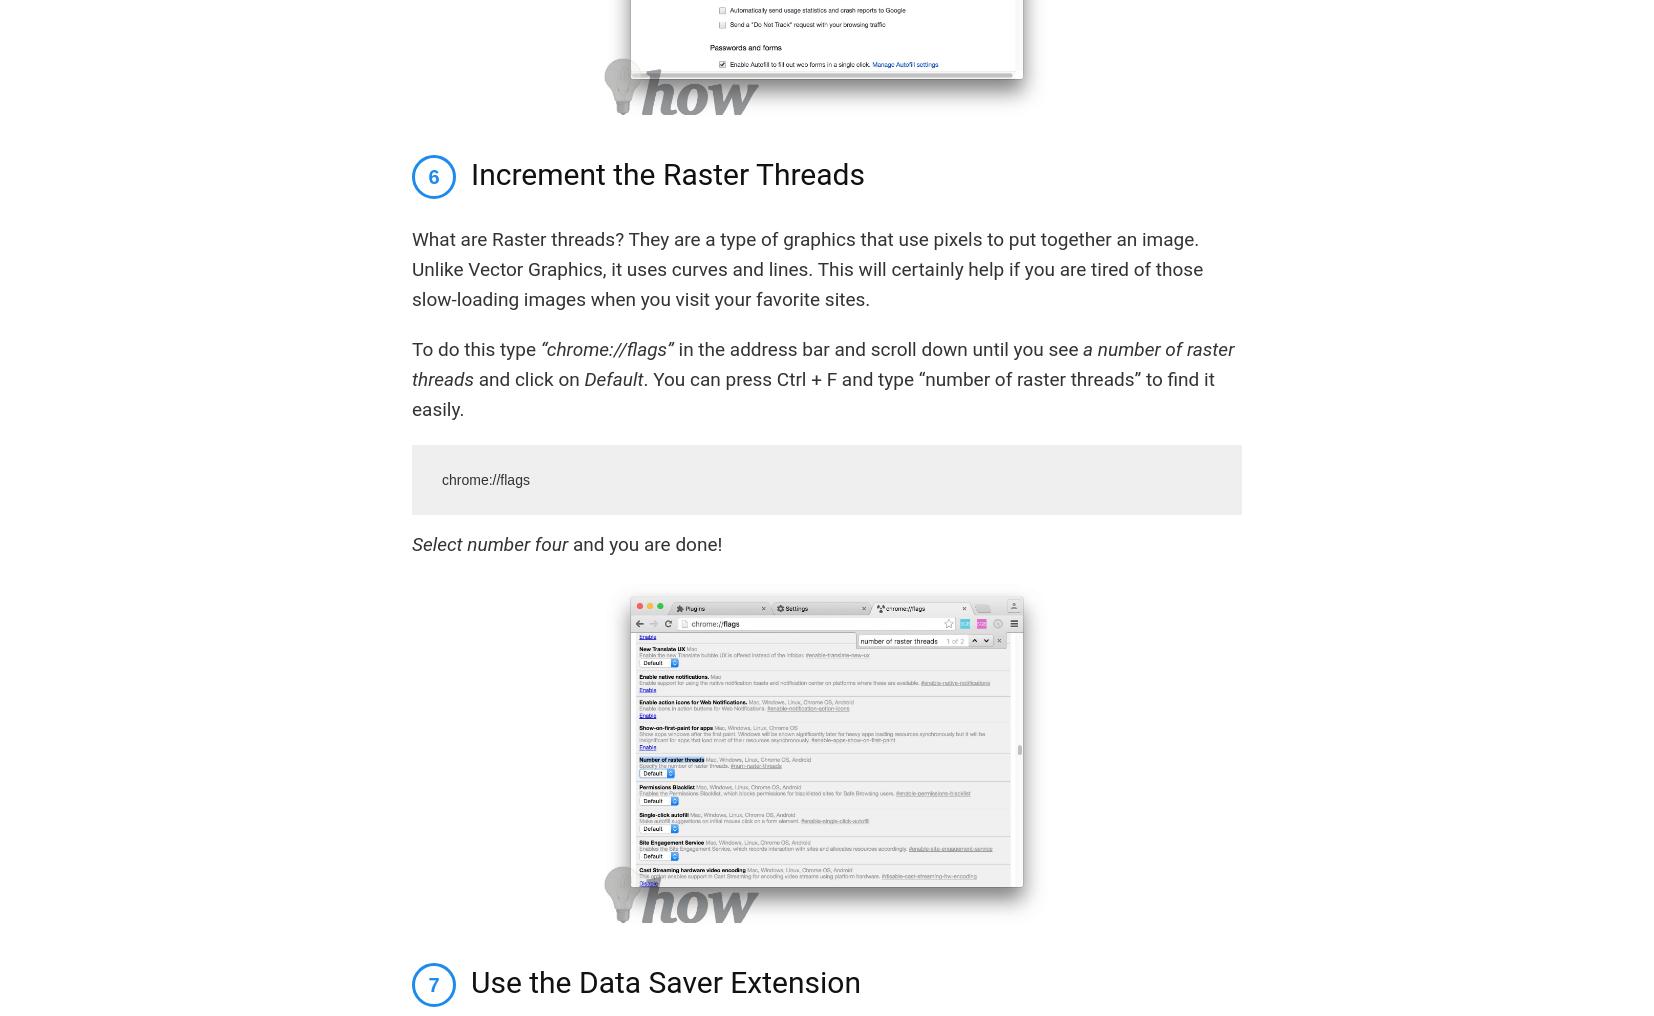 The image size is (1654, 1016). Describe the element at coordinates (807, 267) in the screenshot. I see `'What are Raster threads? They are a type of graphics that use pixels to put together an image. Unlike Vector Graphics, it uses curves and lines. This will certainly help if you are tired of those slow-loading images when you visit your favorite sites.'` at that location.